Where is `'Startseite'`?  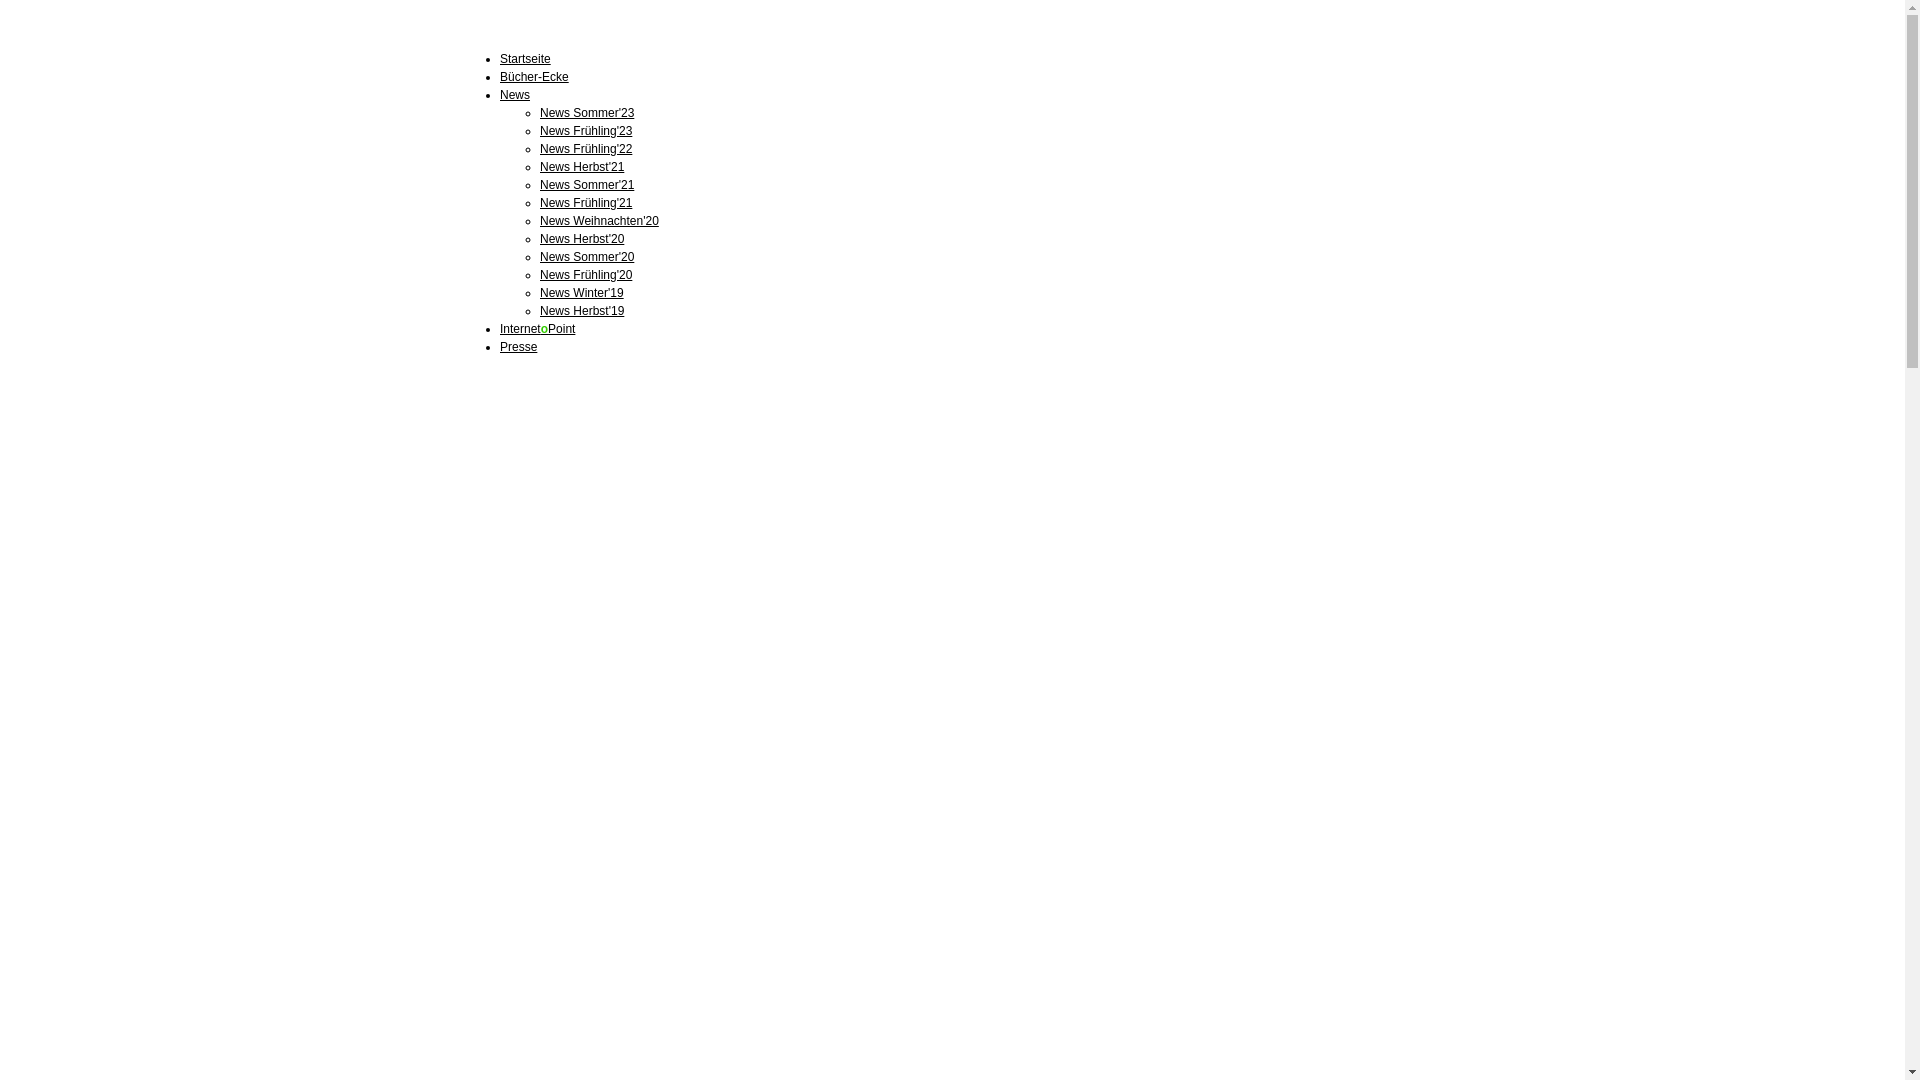 'Startseite' is located at coordinates (525, 57).